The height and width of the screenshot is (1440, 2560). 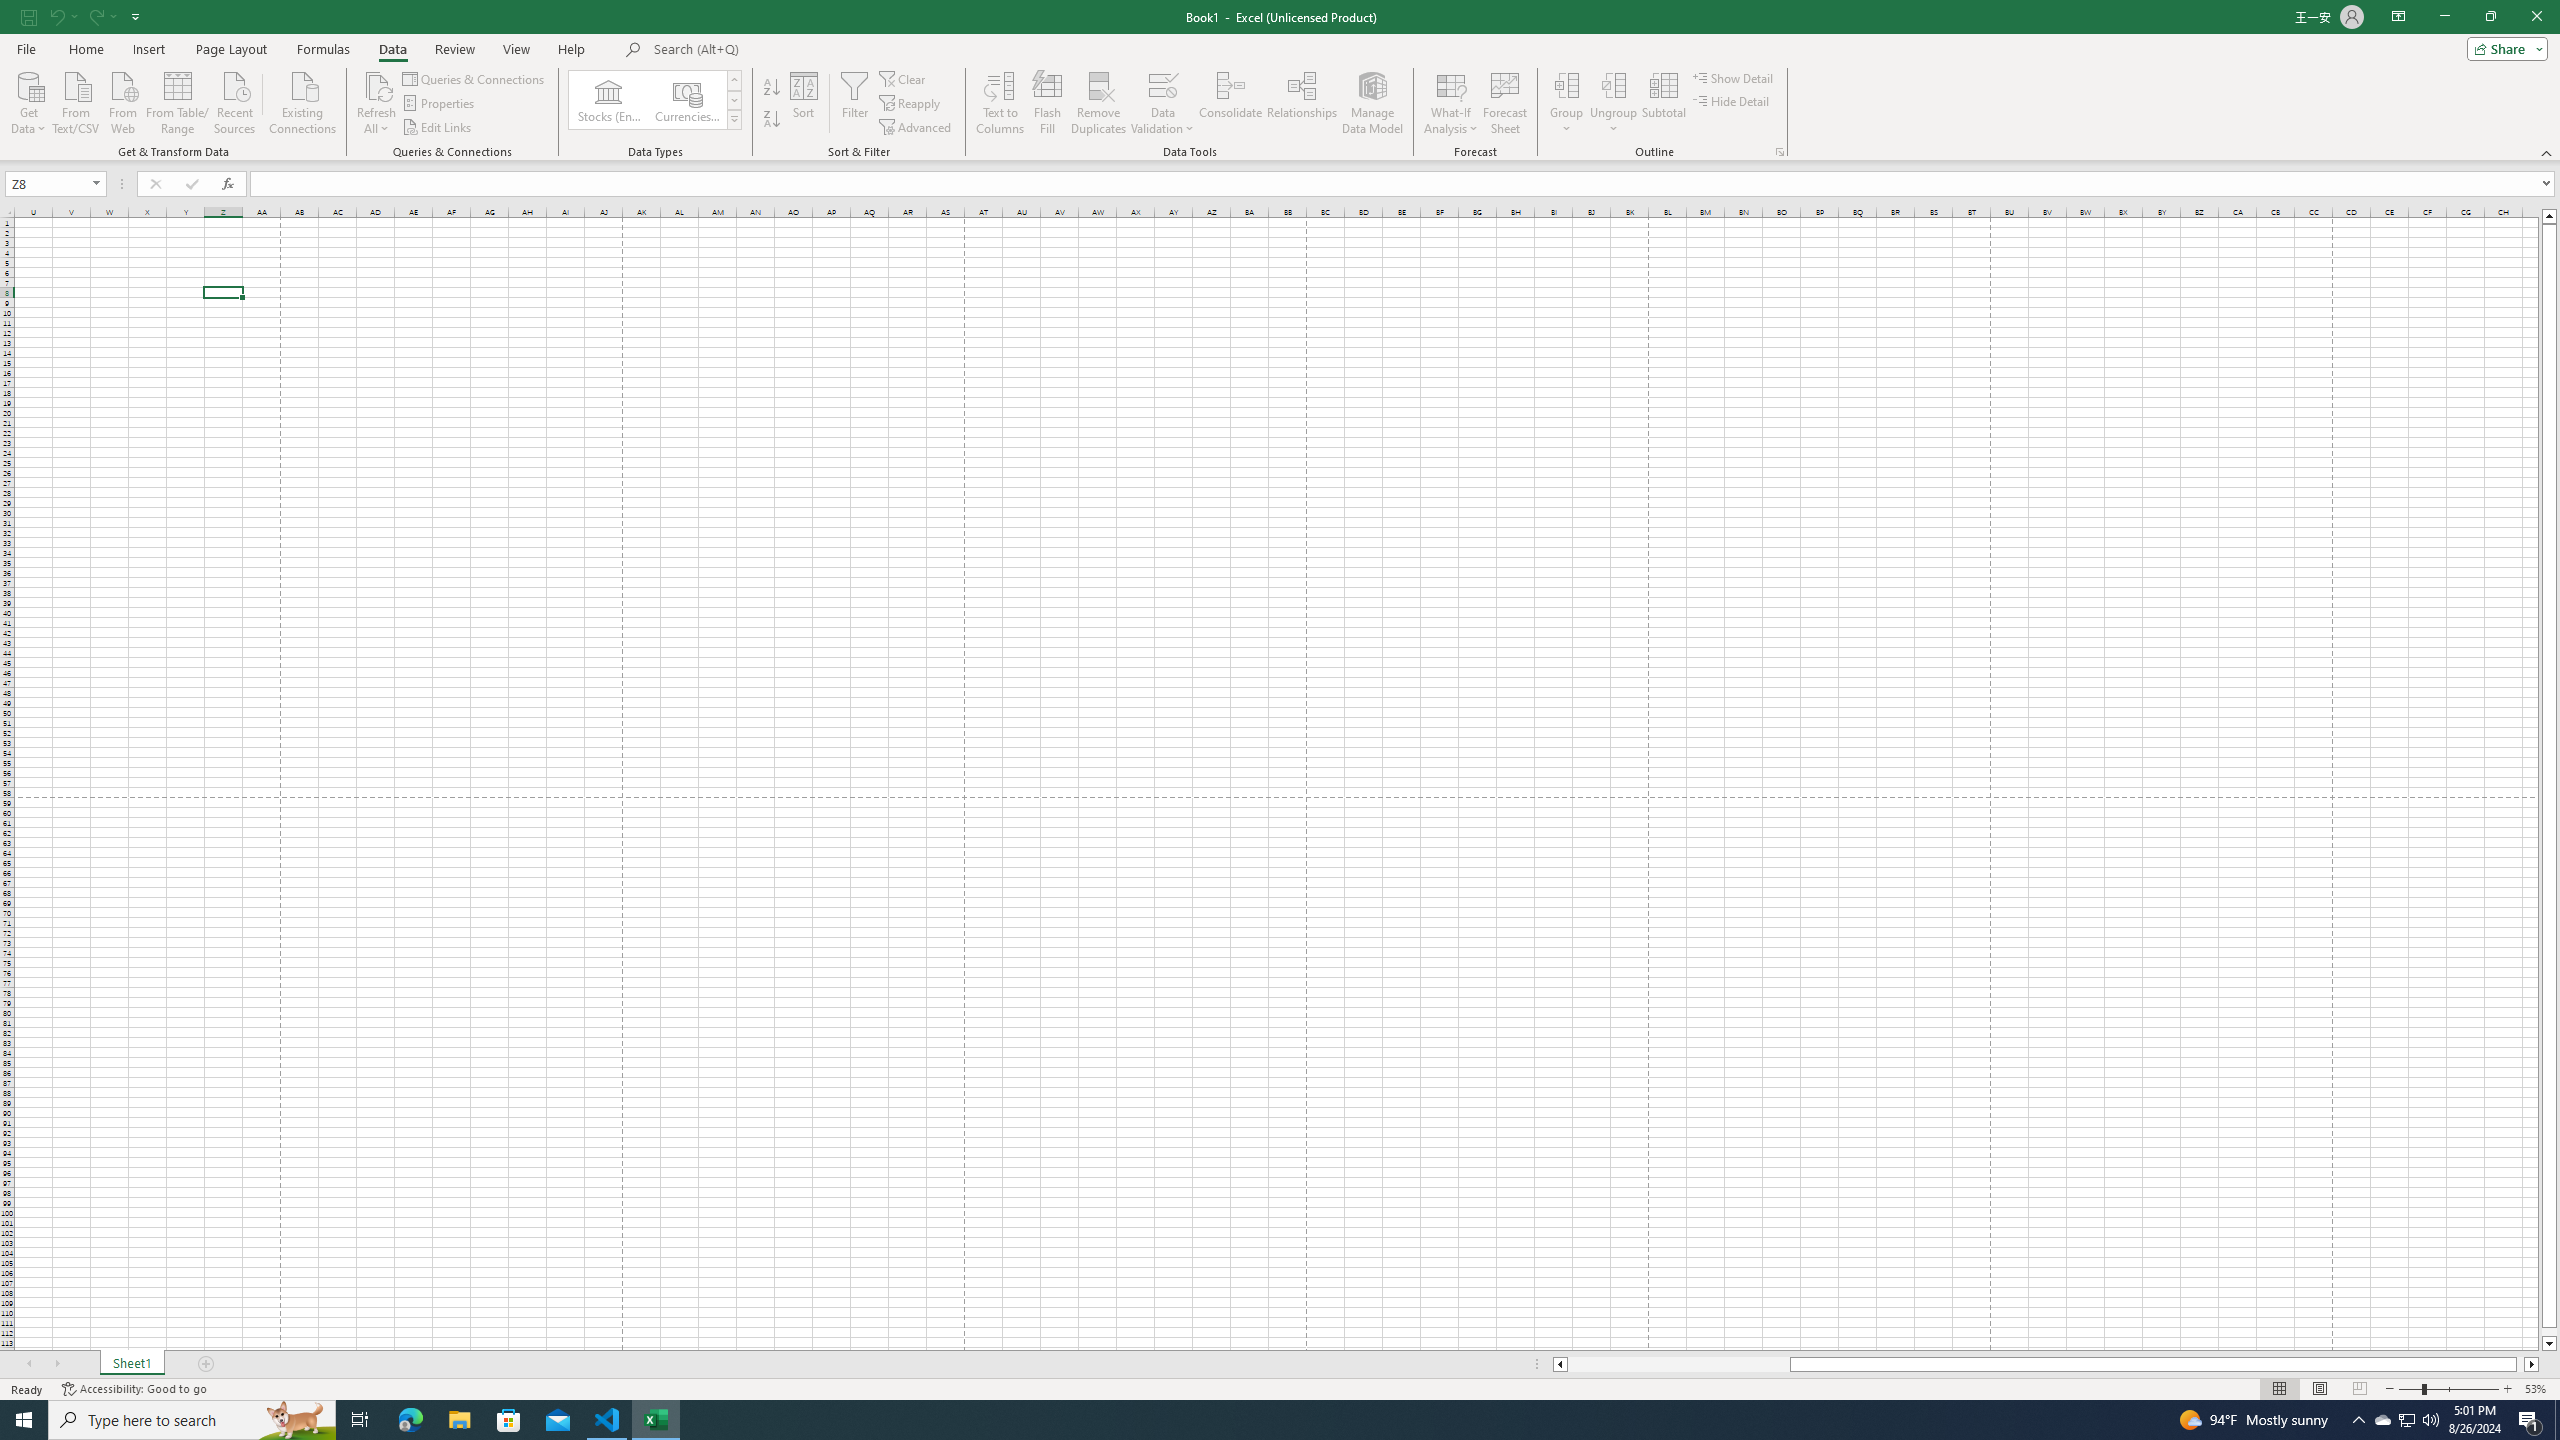 I want to click on 'Advanced...', so click(x=916, y=127).